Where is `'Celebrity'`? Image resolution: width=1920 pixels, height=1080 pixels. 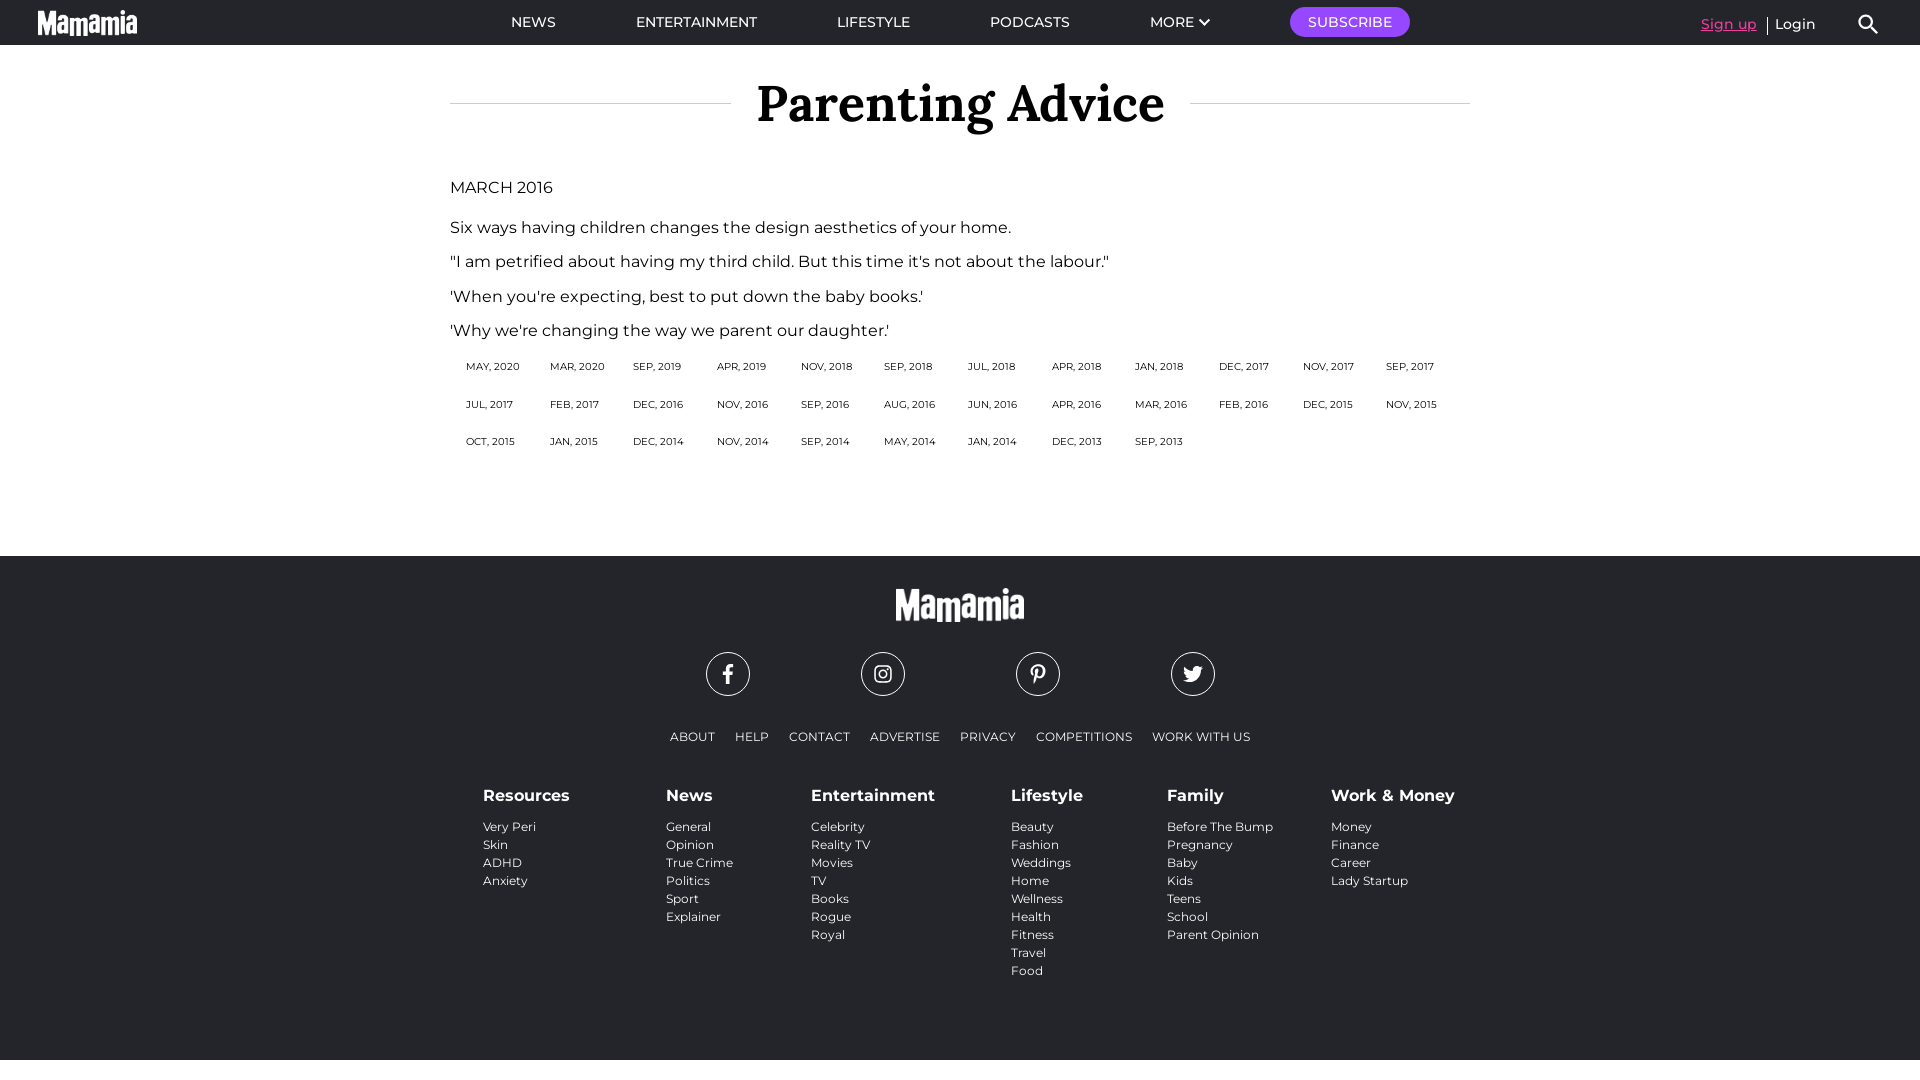 'Celebrity' is located at coordinates (838, 826).